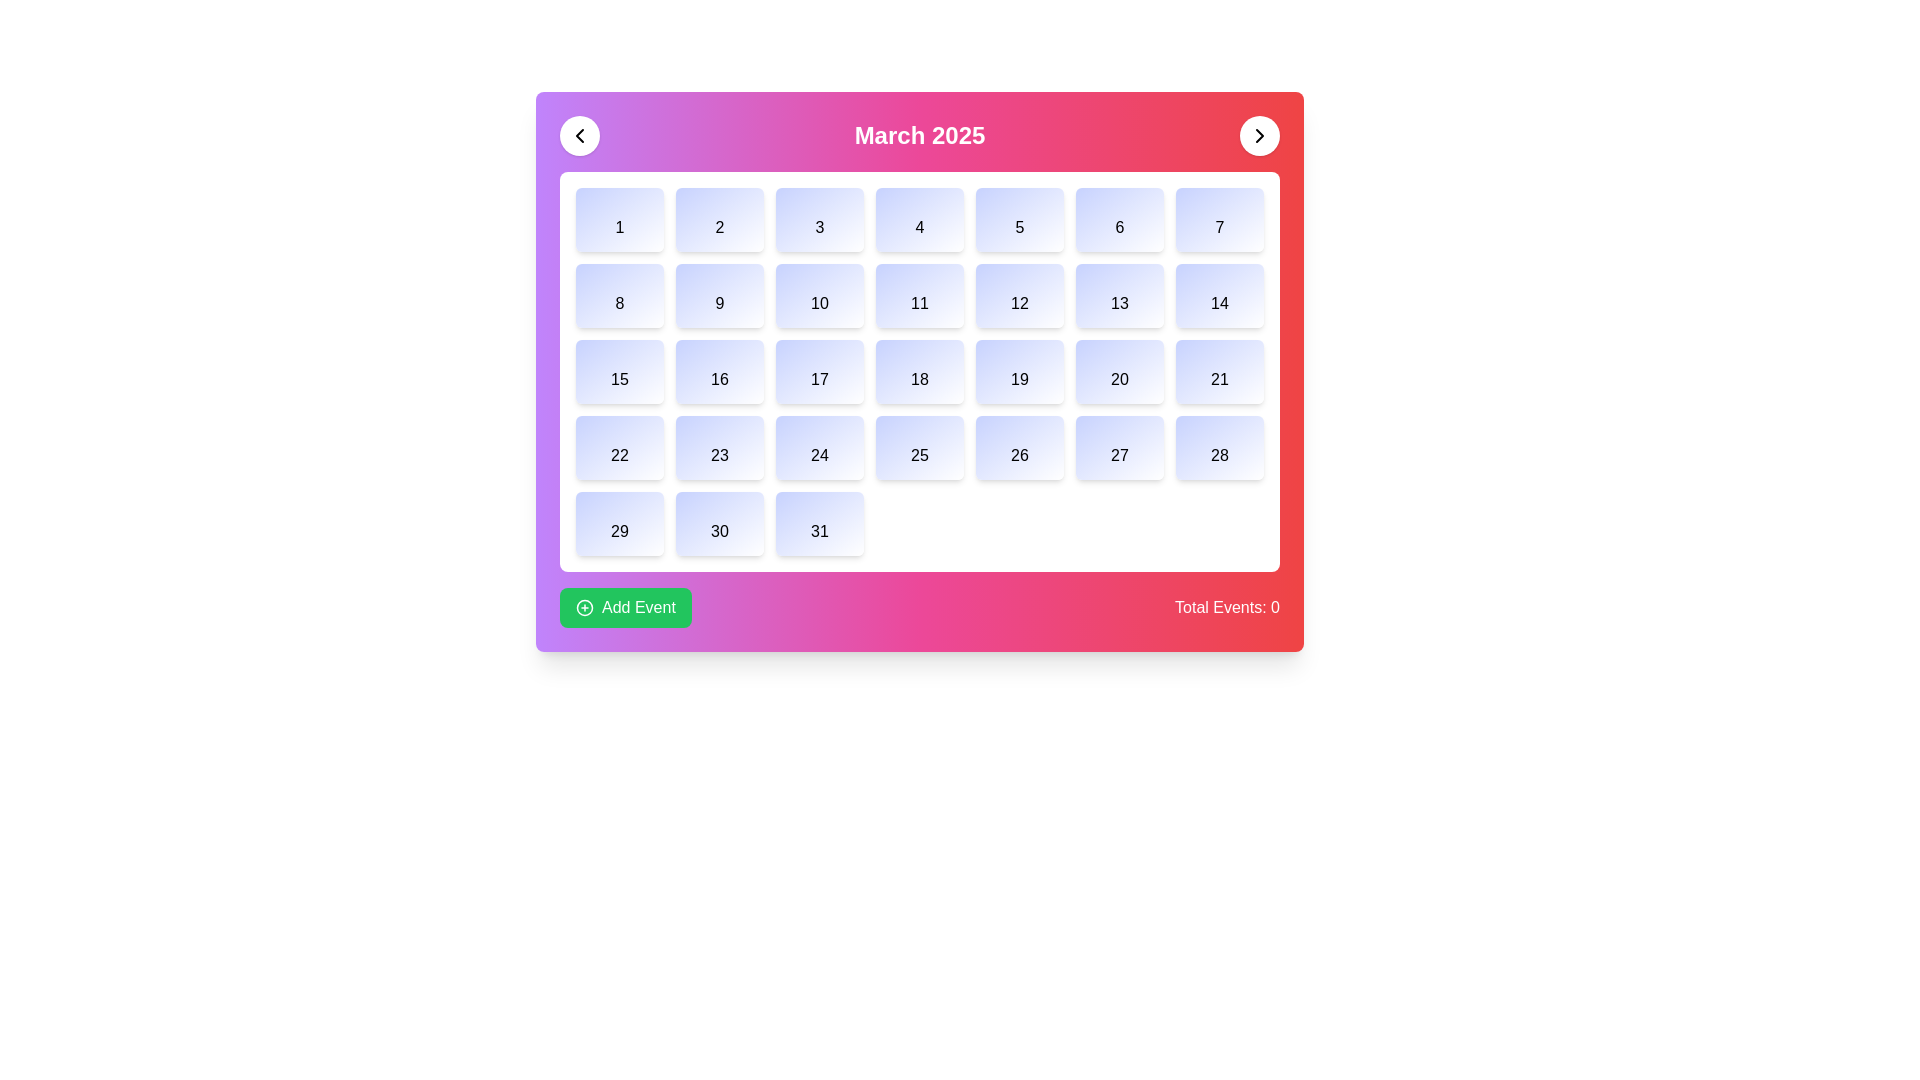 This screenshot has width=1920, height=1080. What do you see at coordinates (1218, 446) in the screenshot?
I see `the Boxed text item representing the 28th day in the calendar grid` at bounding box center [1218, 446].